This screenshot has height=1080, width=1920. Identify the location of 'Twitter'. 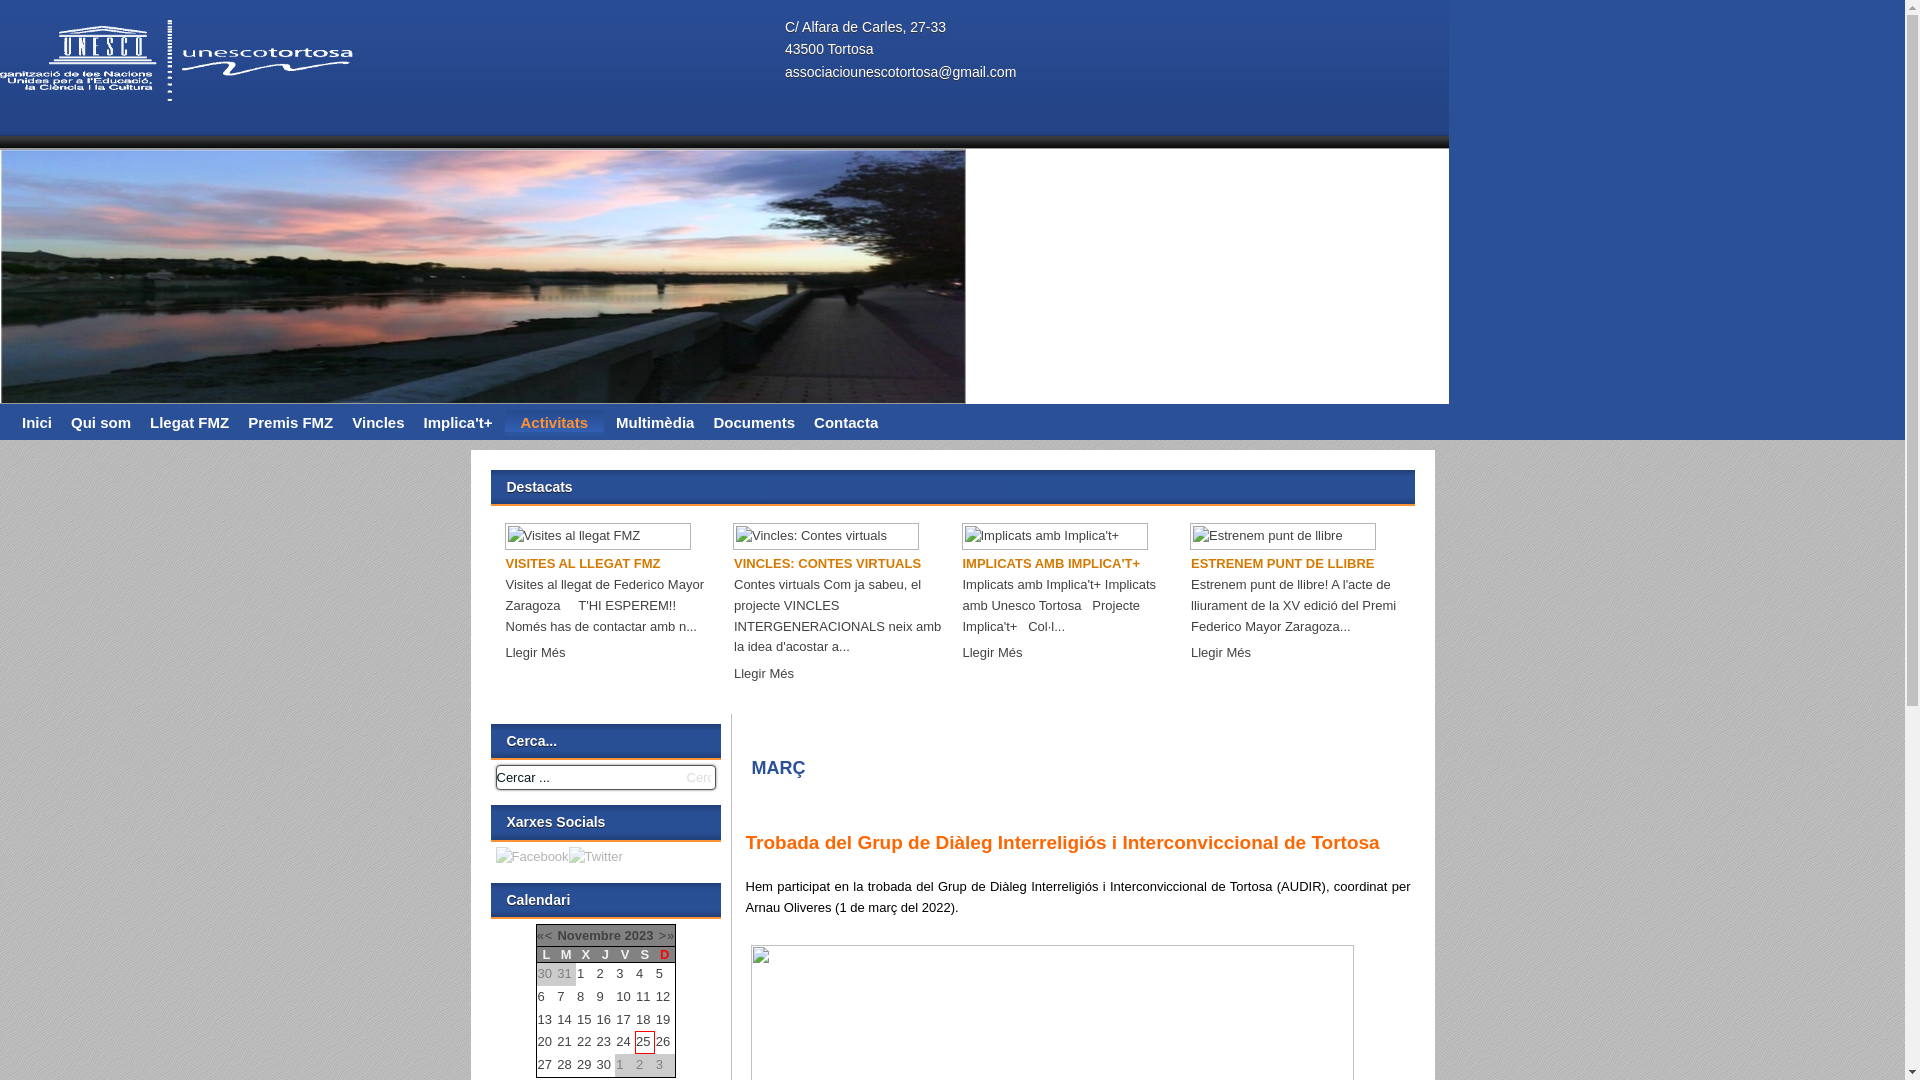
(594, 856).